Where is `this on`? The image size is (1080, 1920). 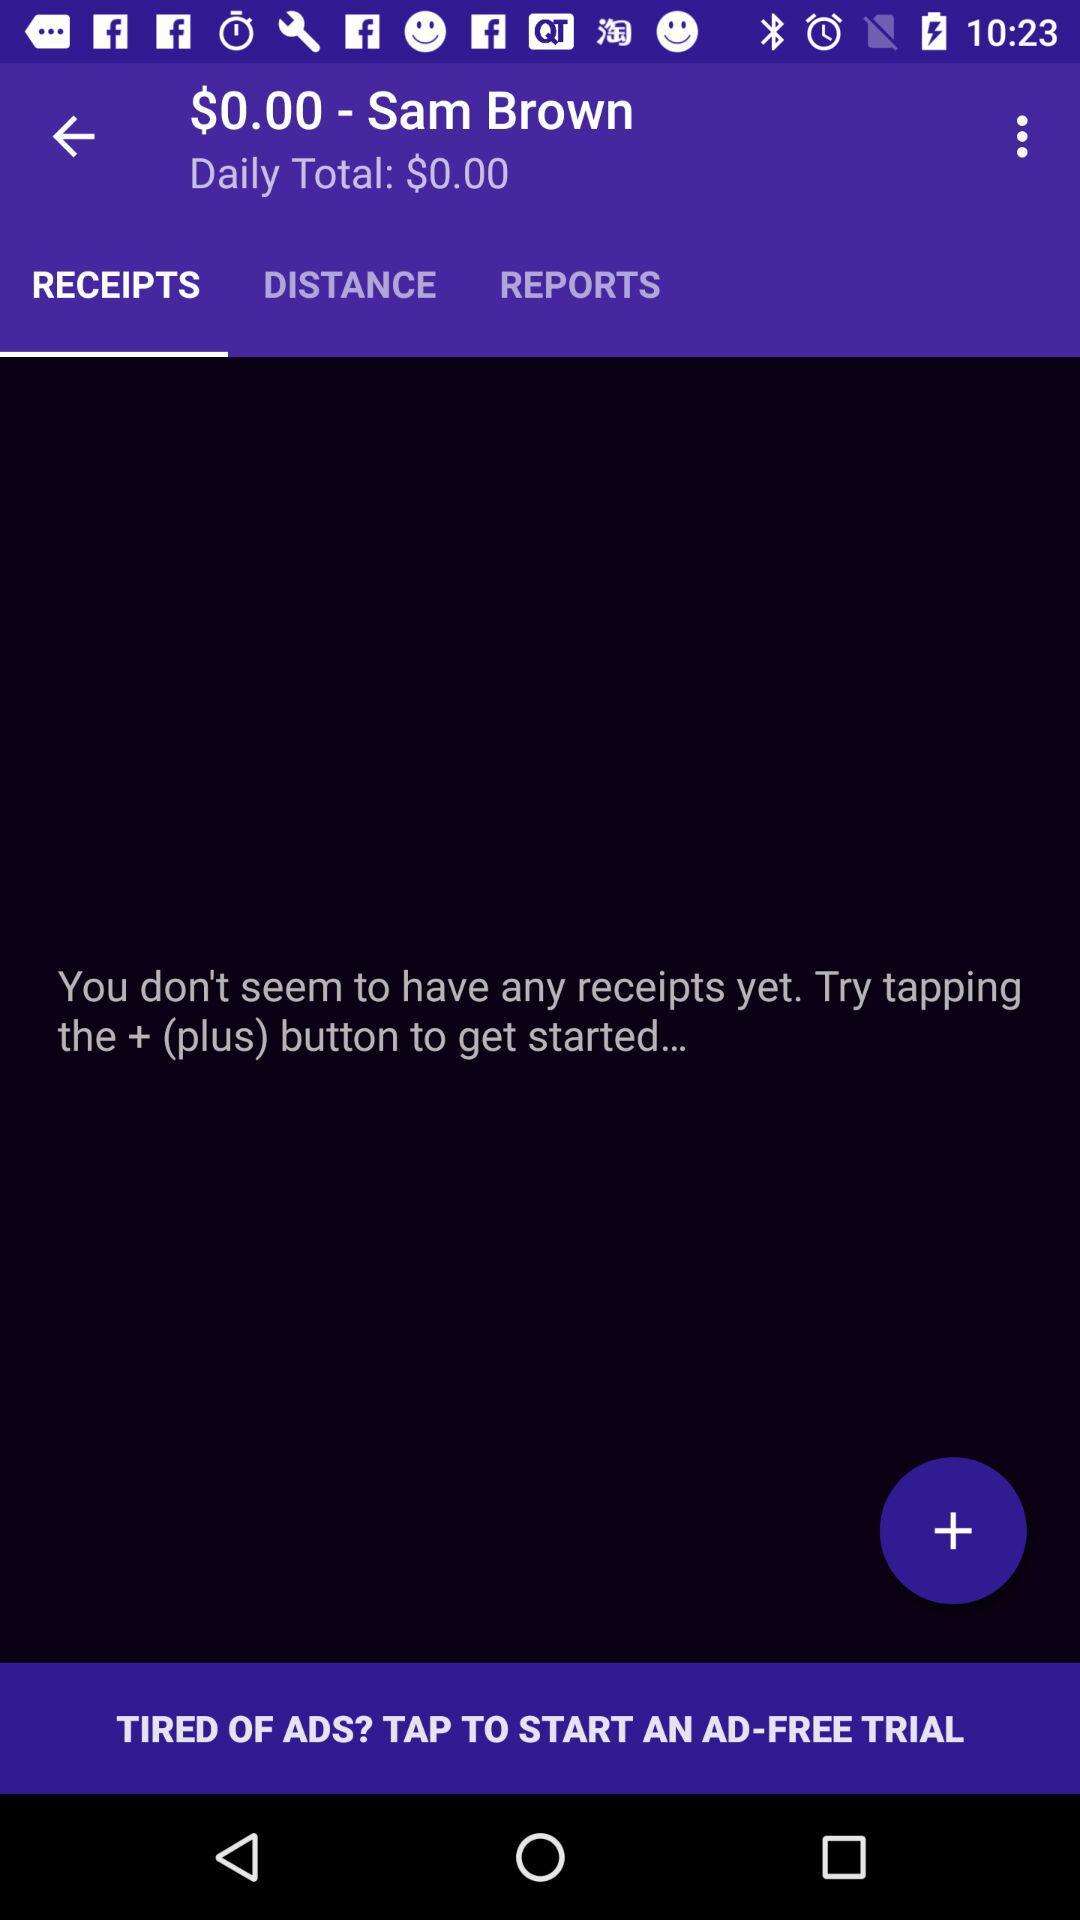
this on is located at coordinates (952, 1529).